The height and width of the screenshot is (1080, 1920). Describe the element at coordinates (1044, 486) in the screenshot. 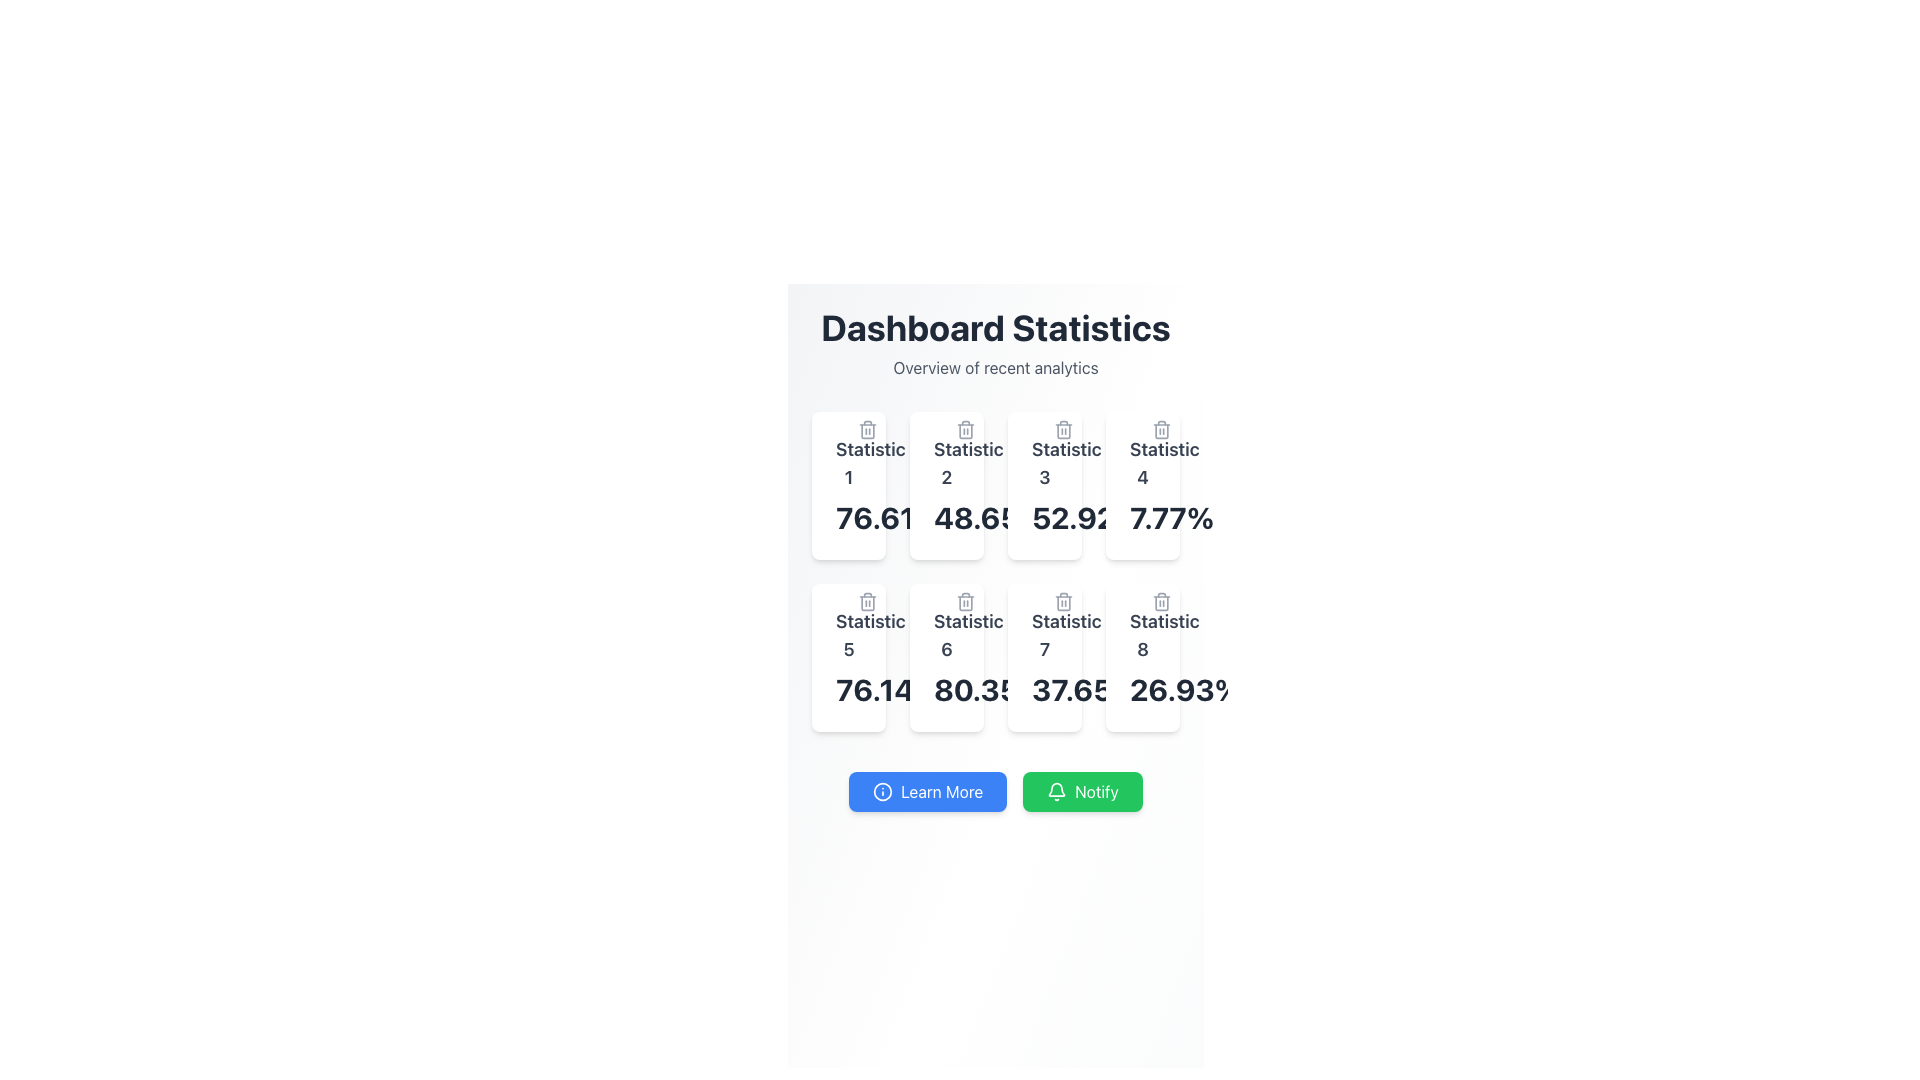

I see `statistic displayed on the card located in the third column of the first row of the grid layout, which is adjacent to 'Statistic 2' on the left and 'Statistic 4' on the right` at that location.